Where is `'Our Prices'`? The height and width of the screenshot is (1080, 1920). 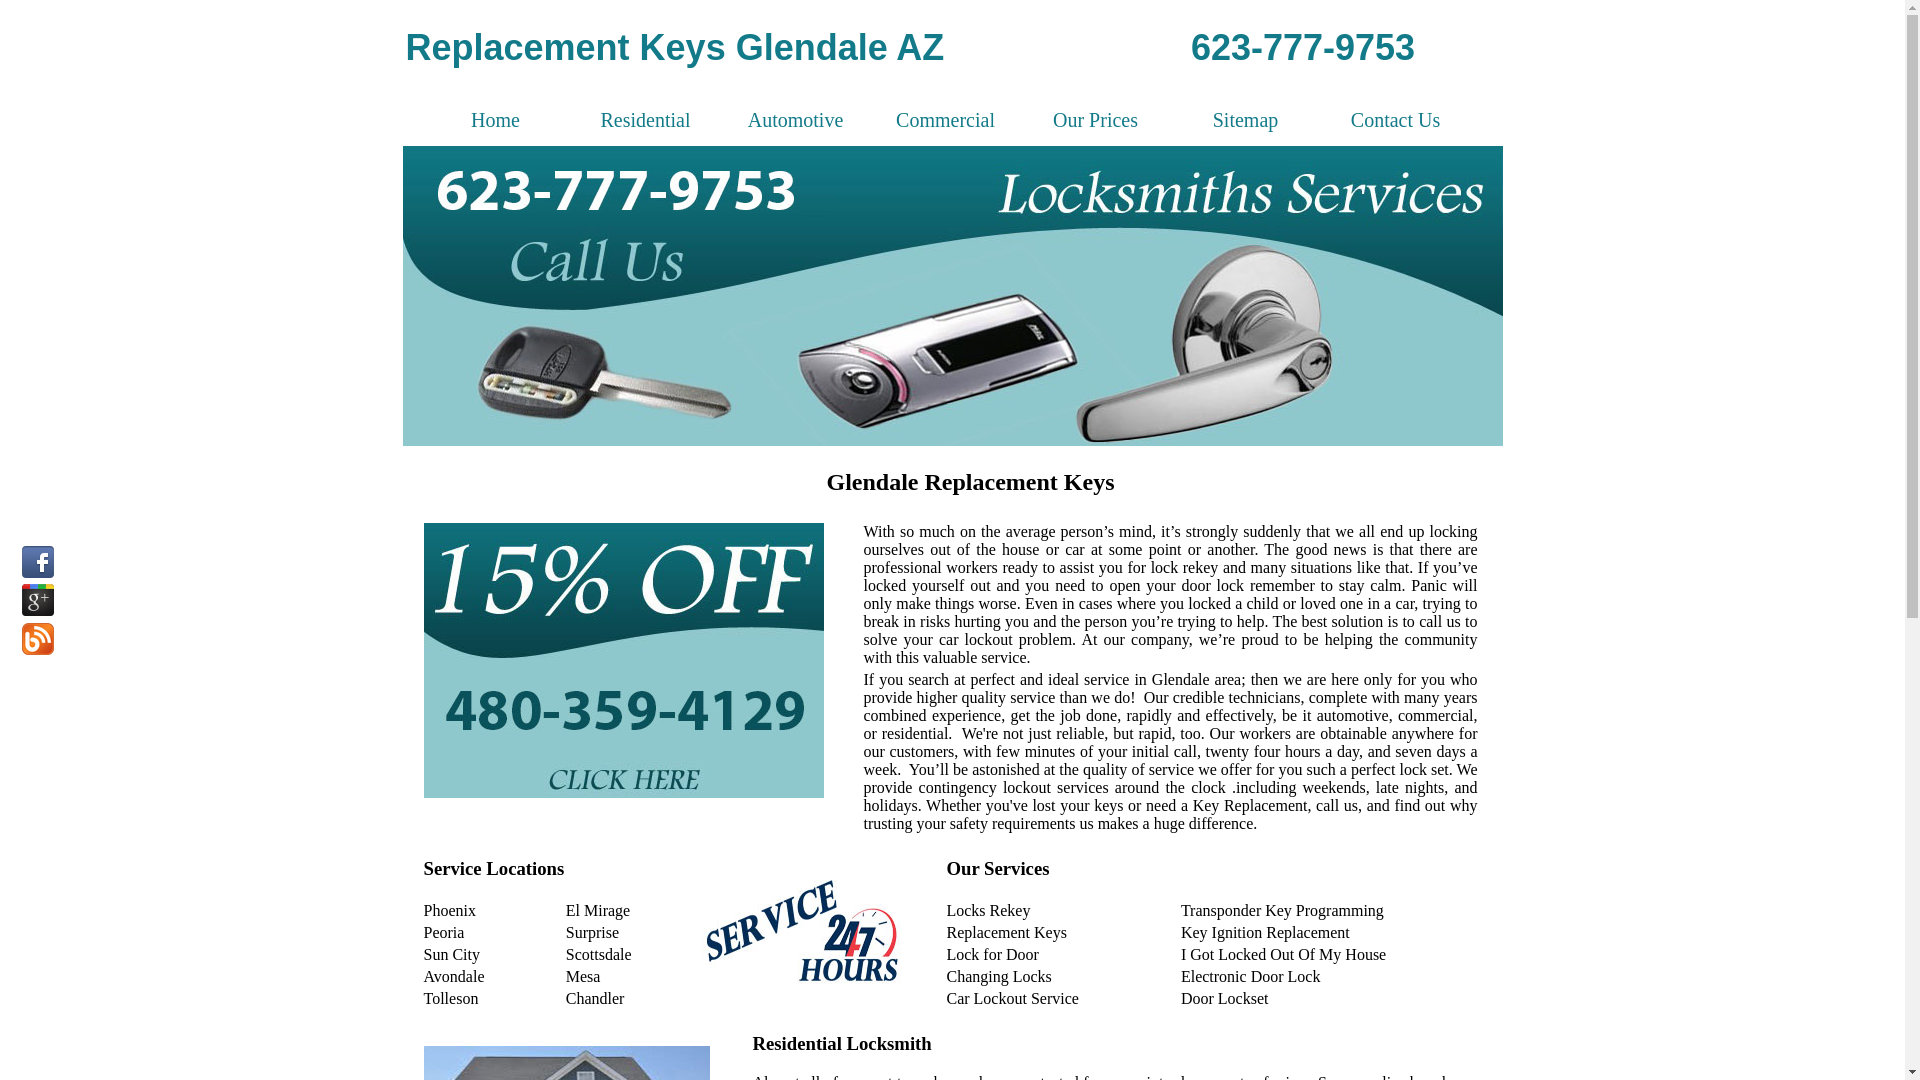 'Our Prices' is located at coordinates (1094, 120).